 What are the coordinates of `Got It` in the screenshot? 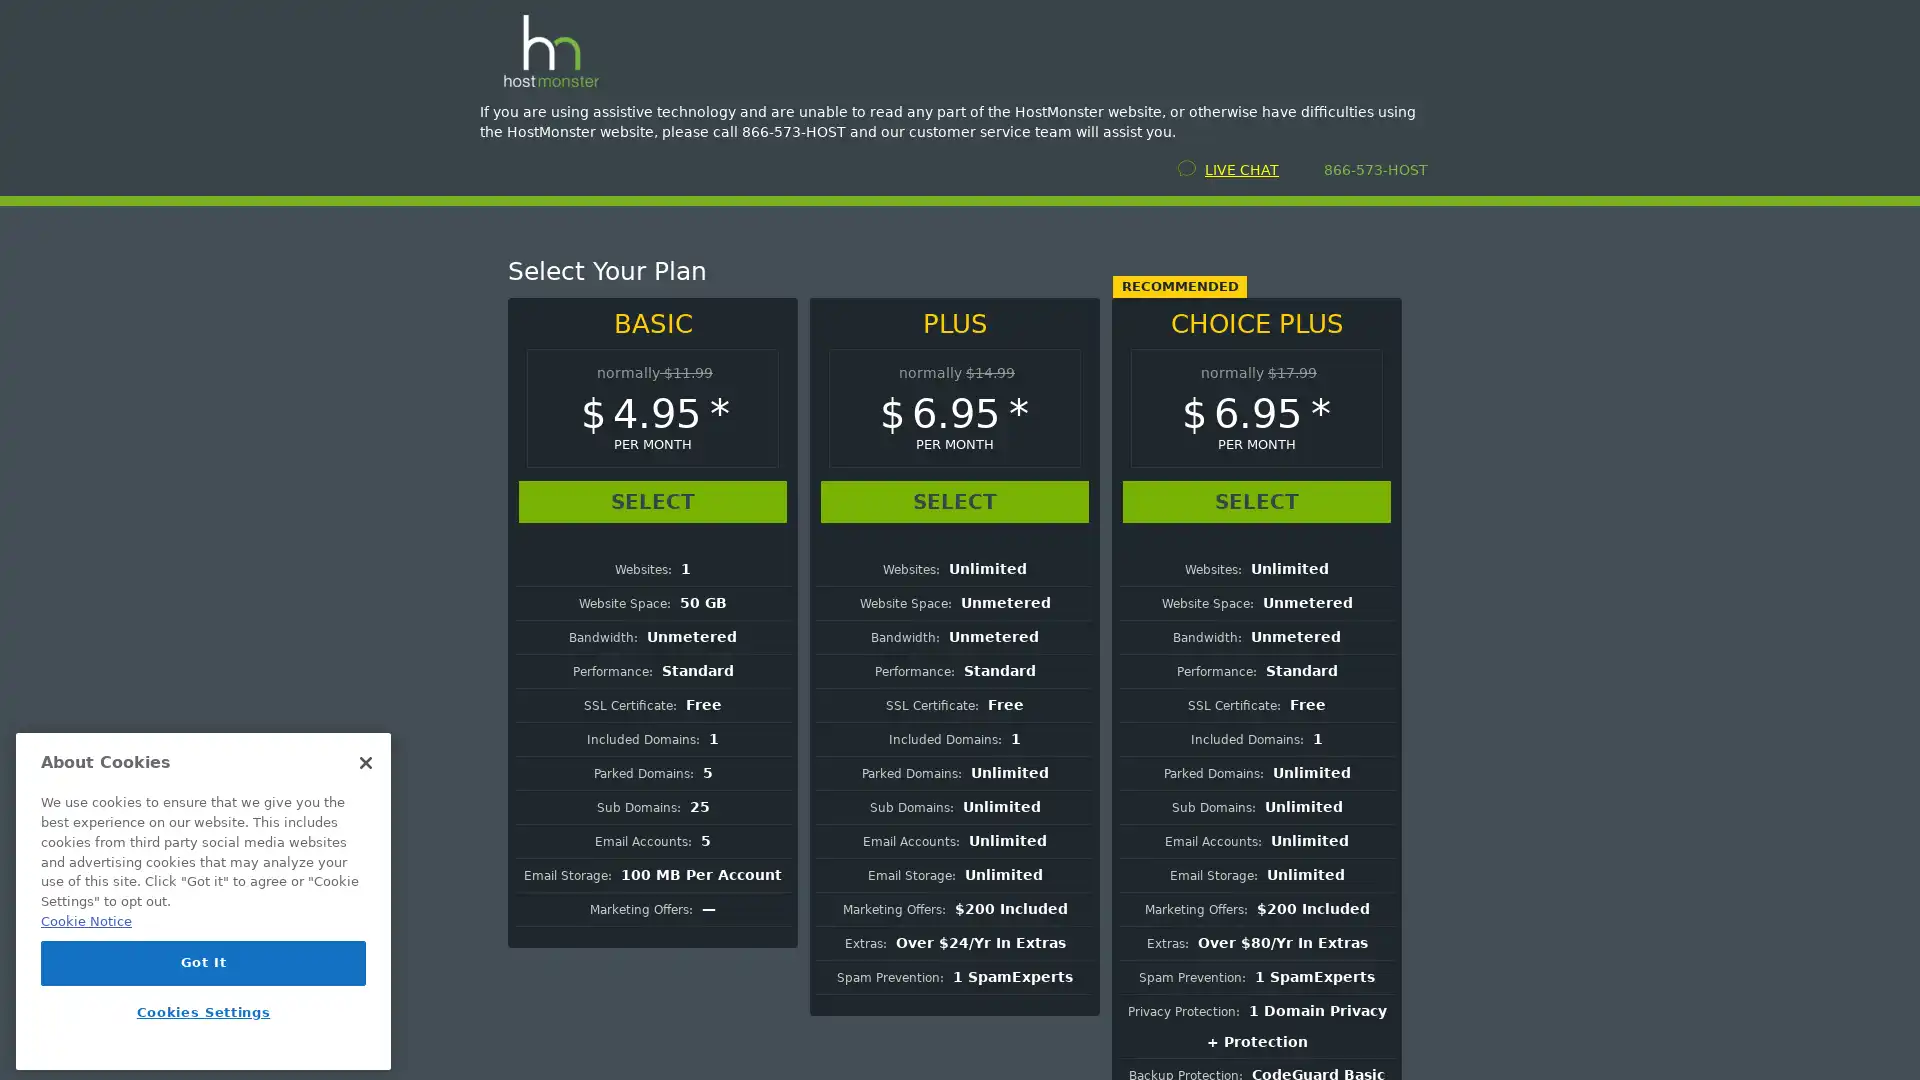 It's located at (203, 962).